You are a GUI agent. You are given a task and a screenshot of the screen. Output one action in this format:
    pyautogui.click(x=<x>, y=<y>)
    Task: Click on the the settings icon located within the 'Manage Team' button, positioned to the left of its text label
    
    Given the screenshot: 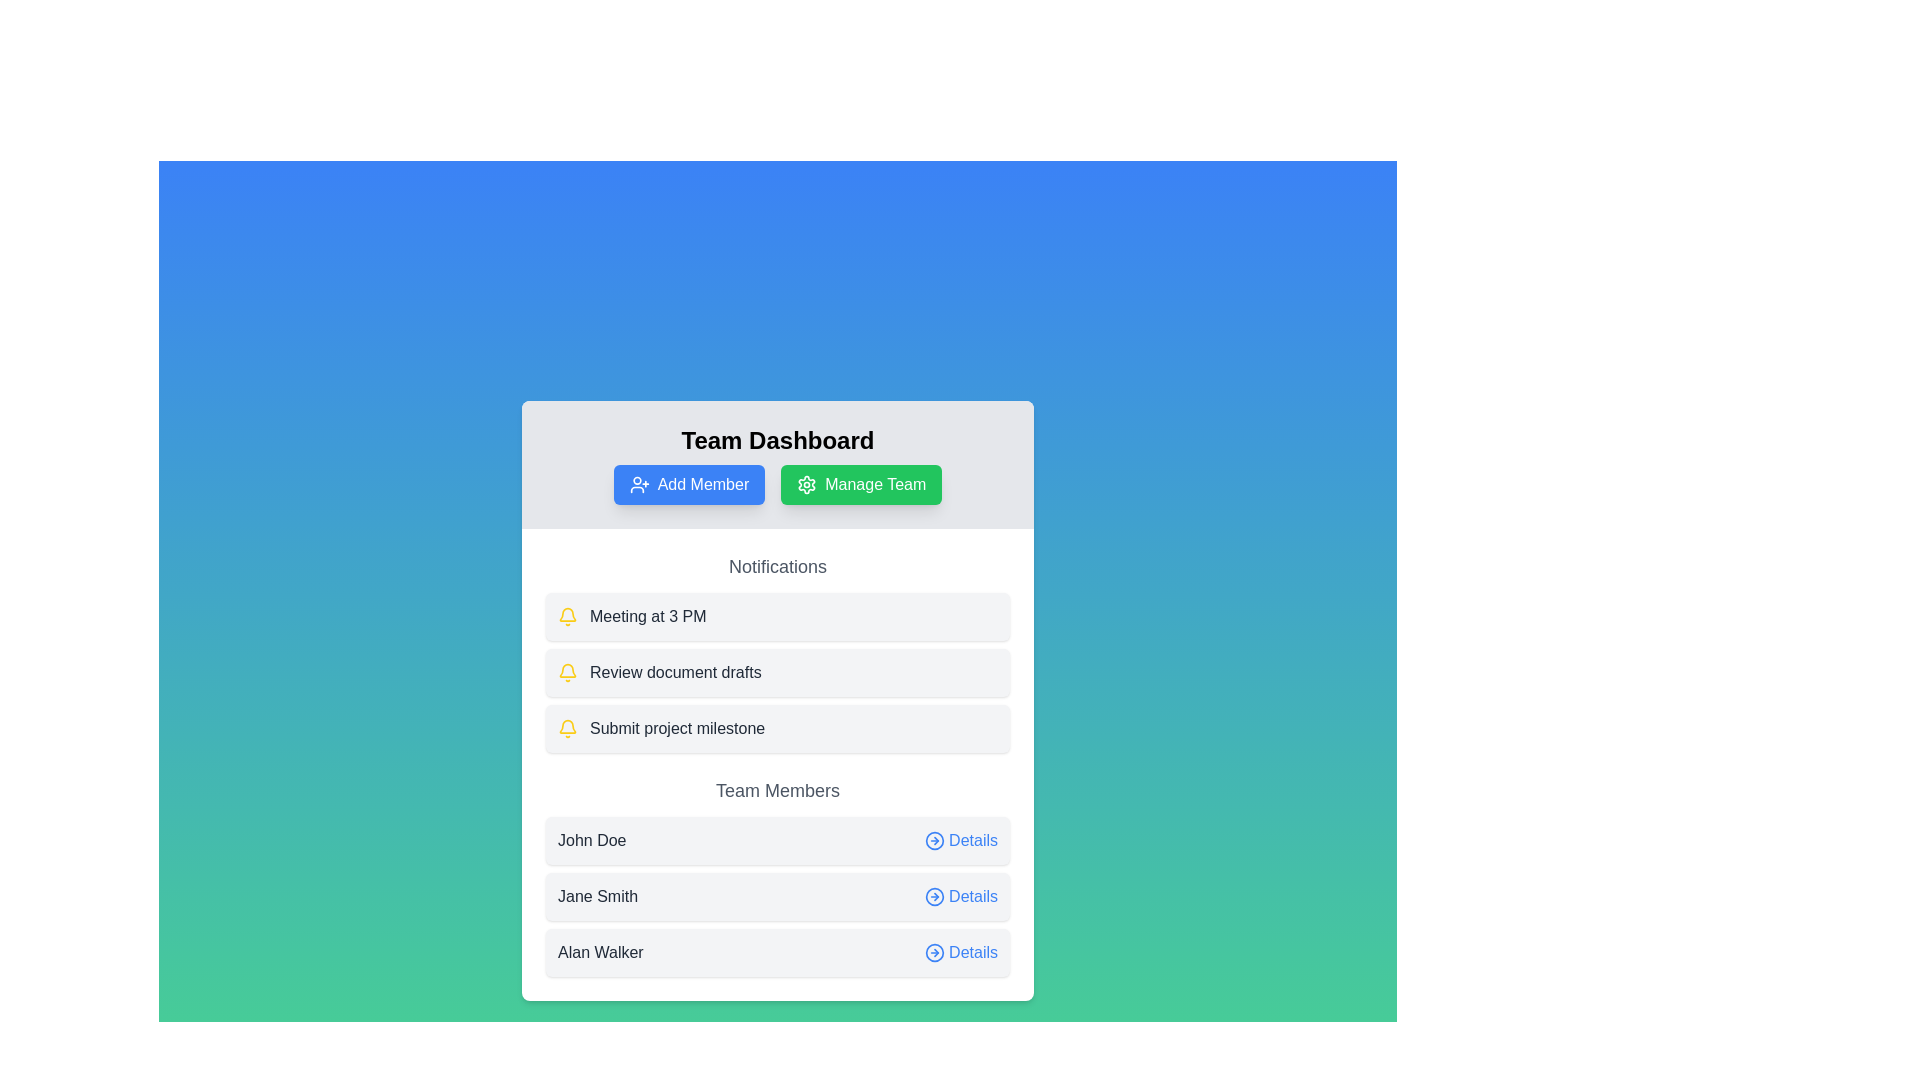 What is the action you would take?
    pyautogui.click(x=807, y=485)
    